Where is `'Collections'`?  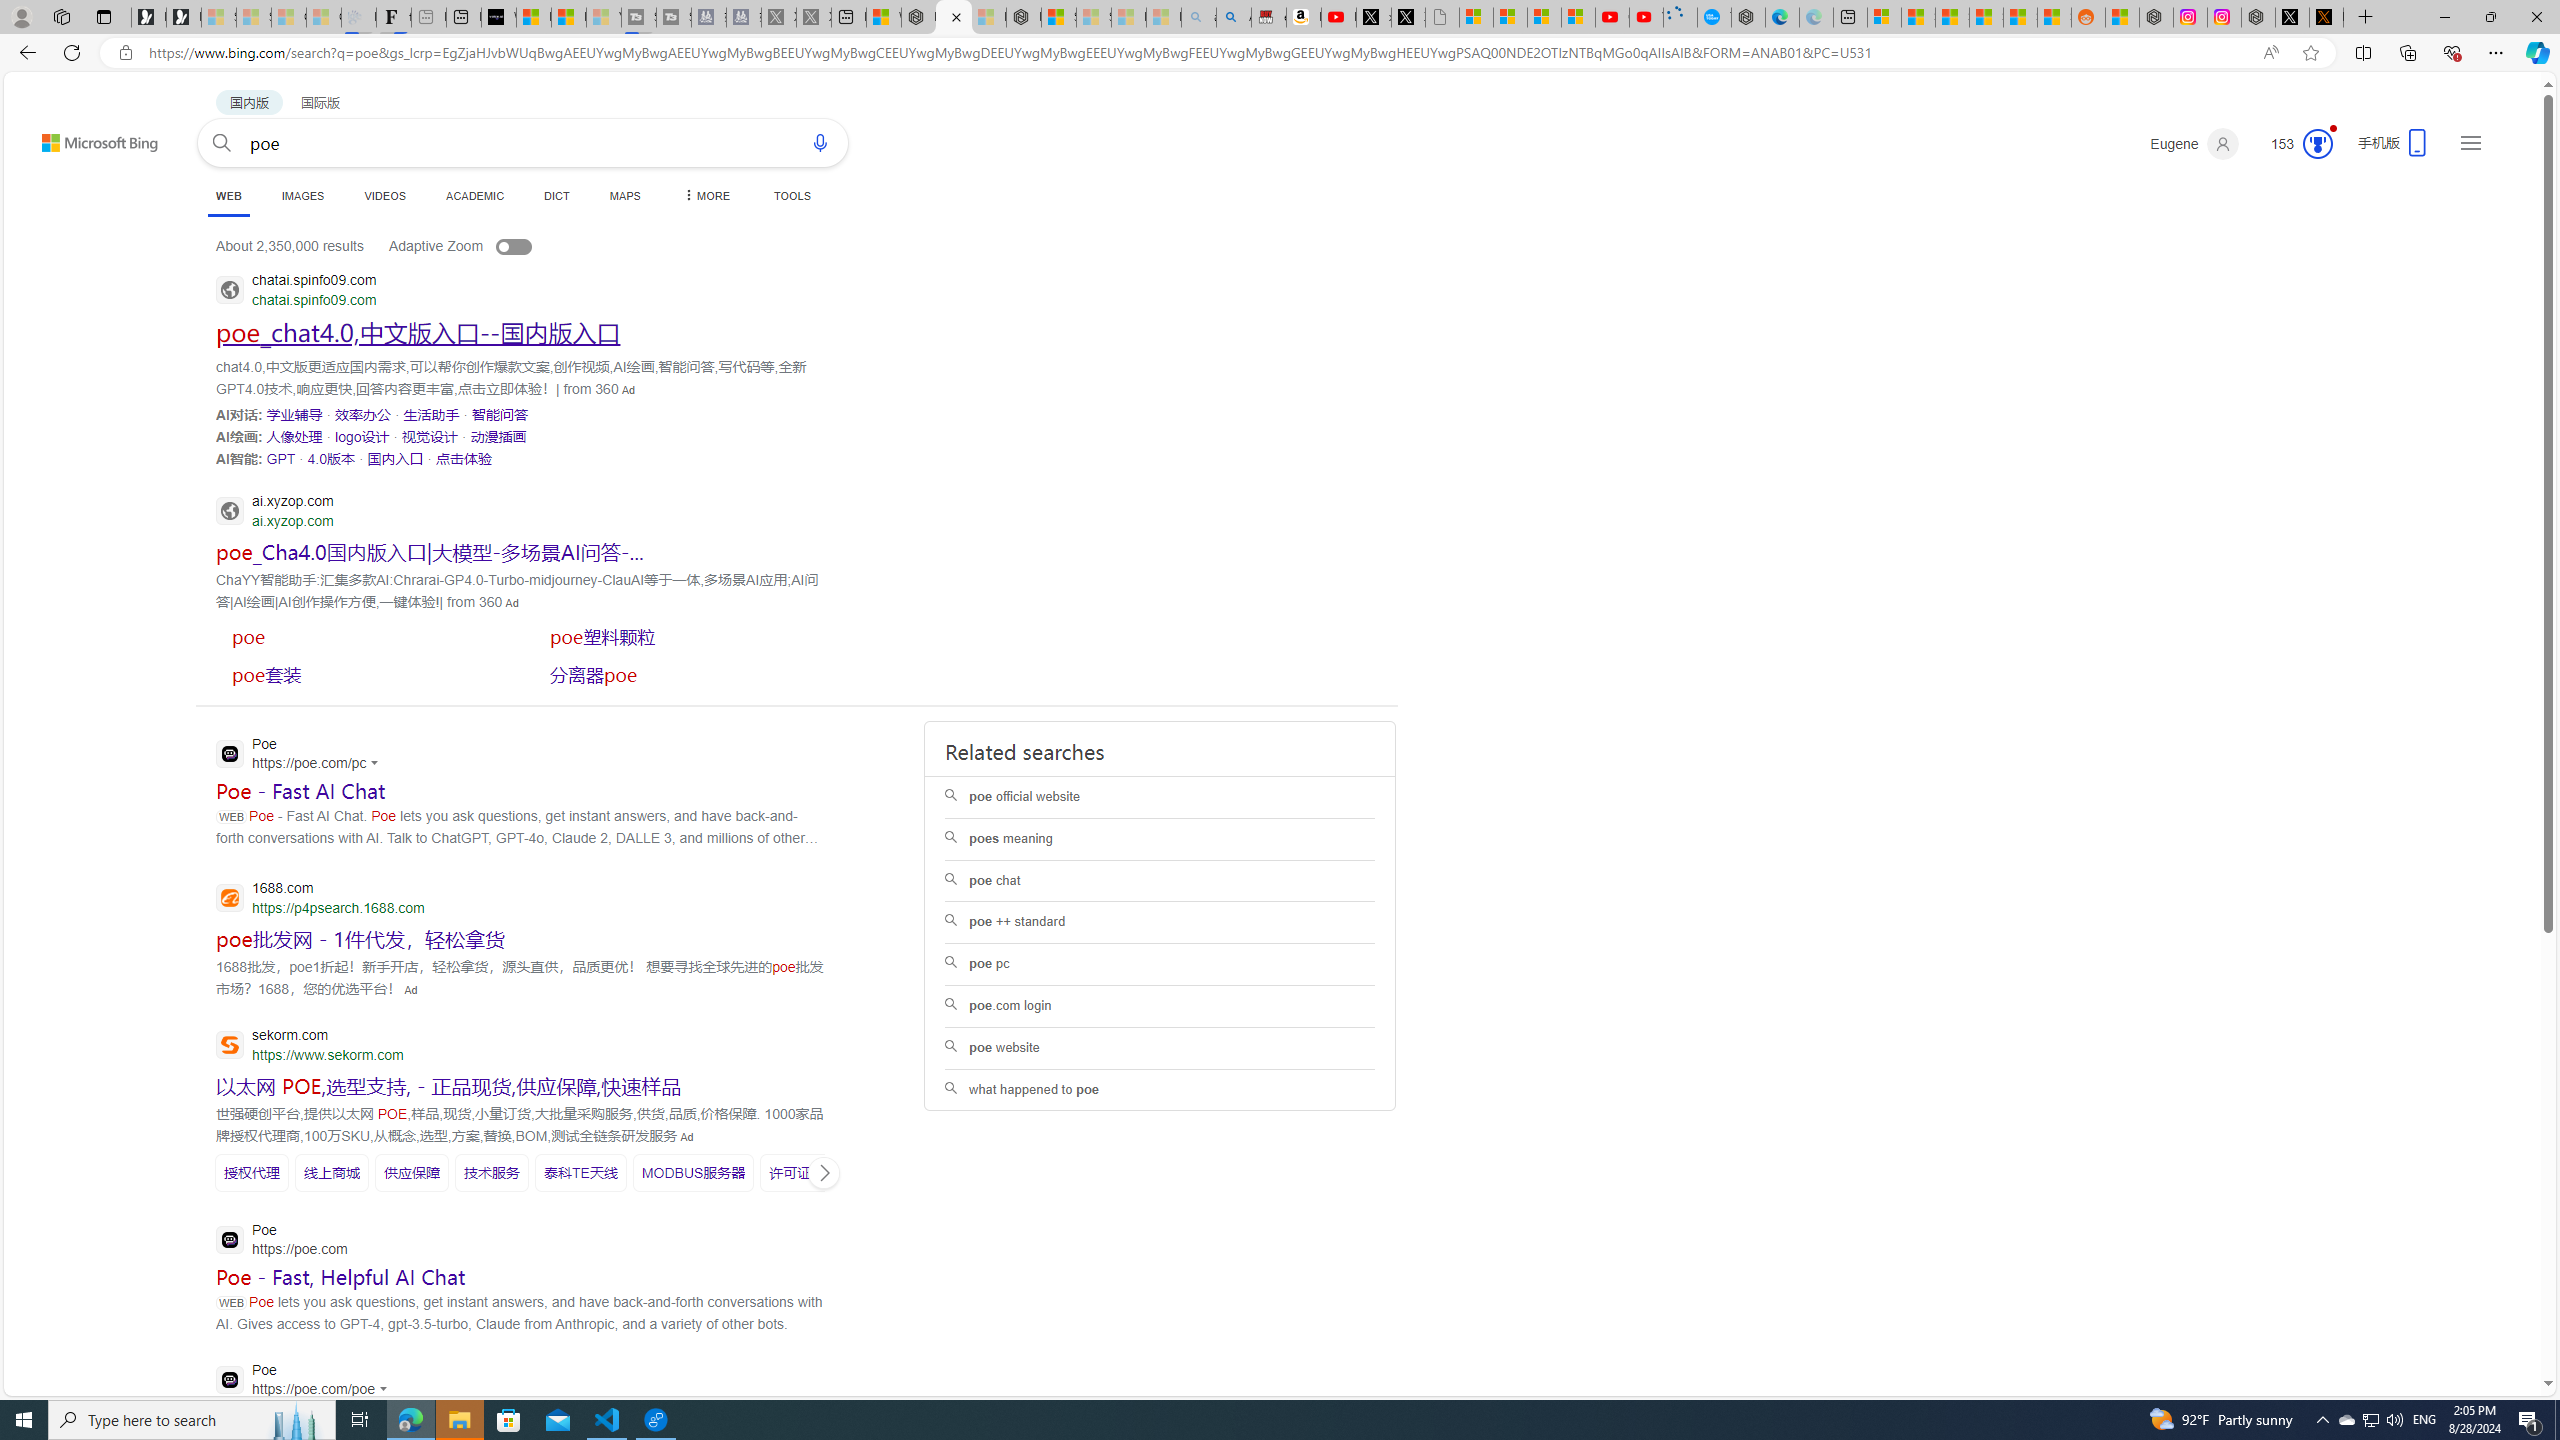 'Collections' is located at coordinates (2406, 51).